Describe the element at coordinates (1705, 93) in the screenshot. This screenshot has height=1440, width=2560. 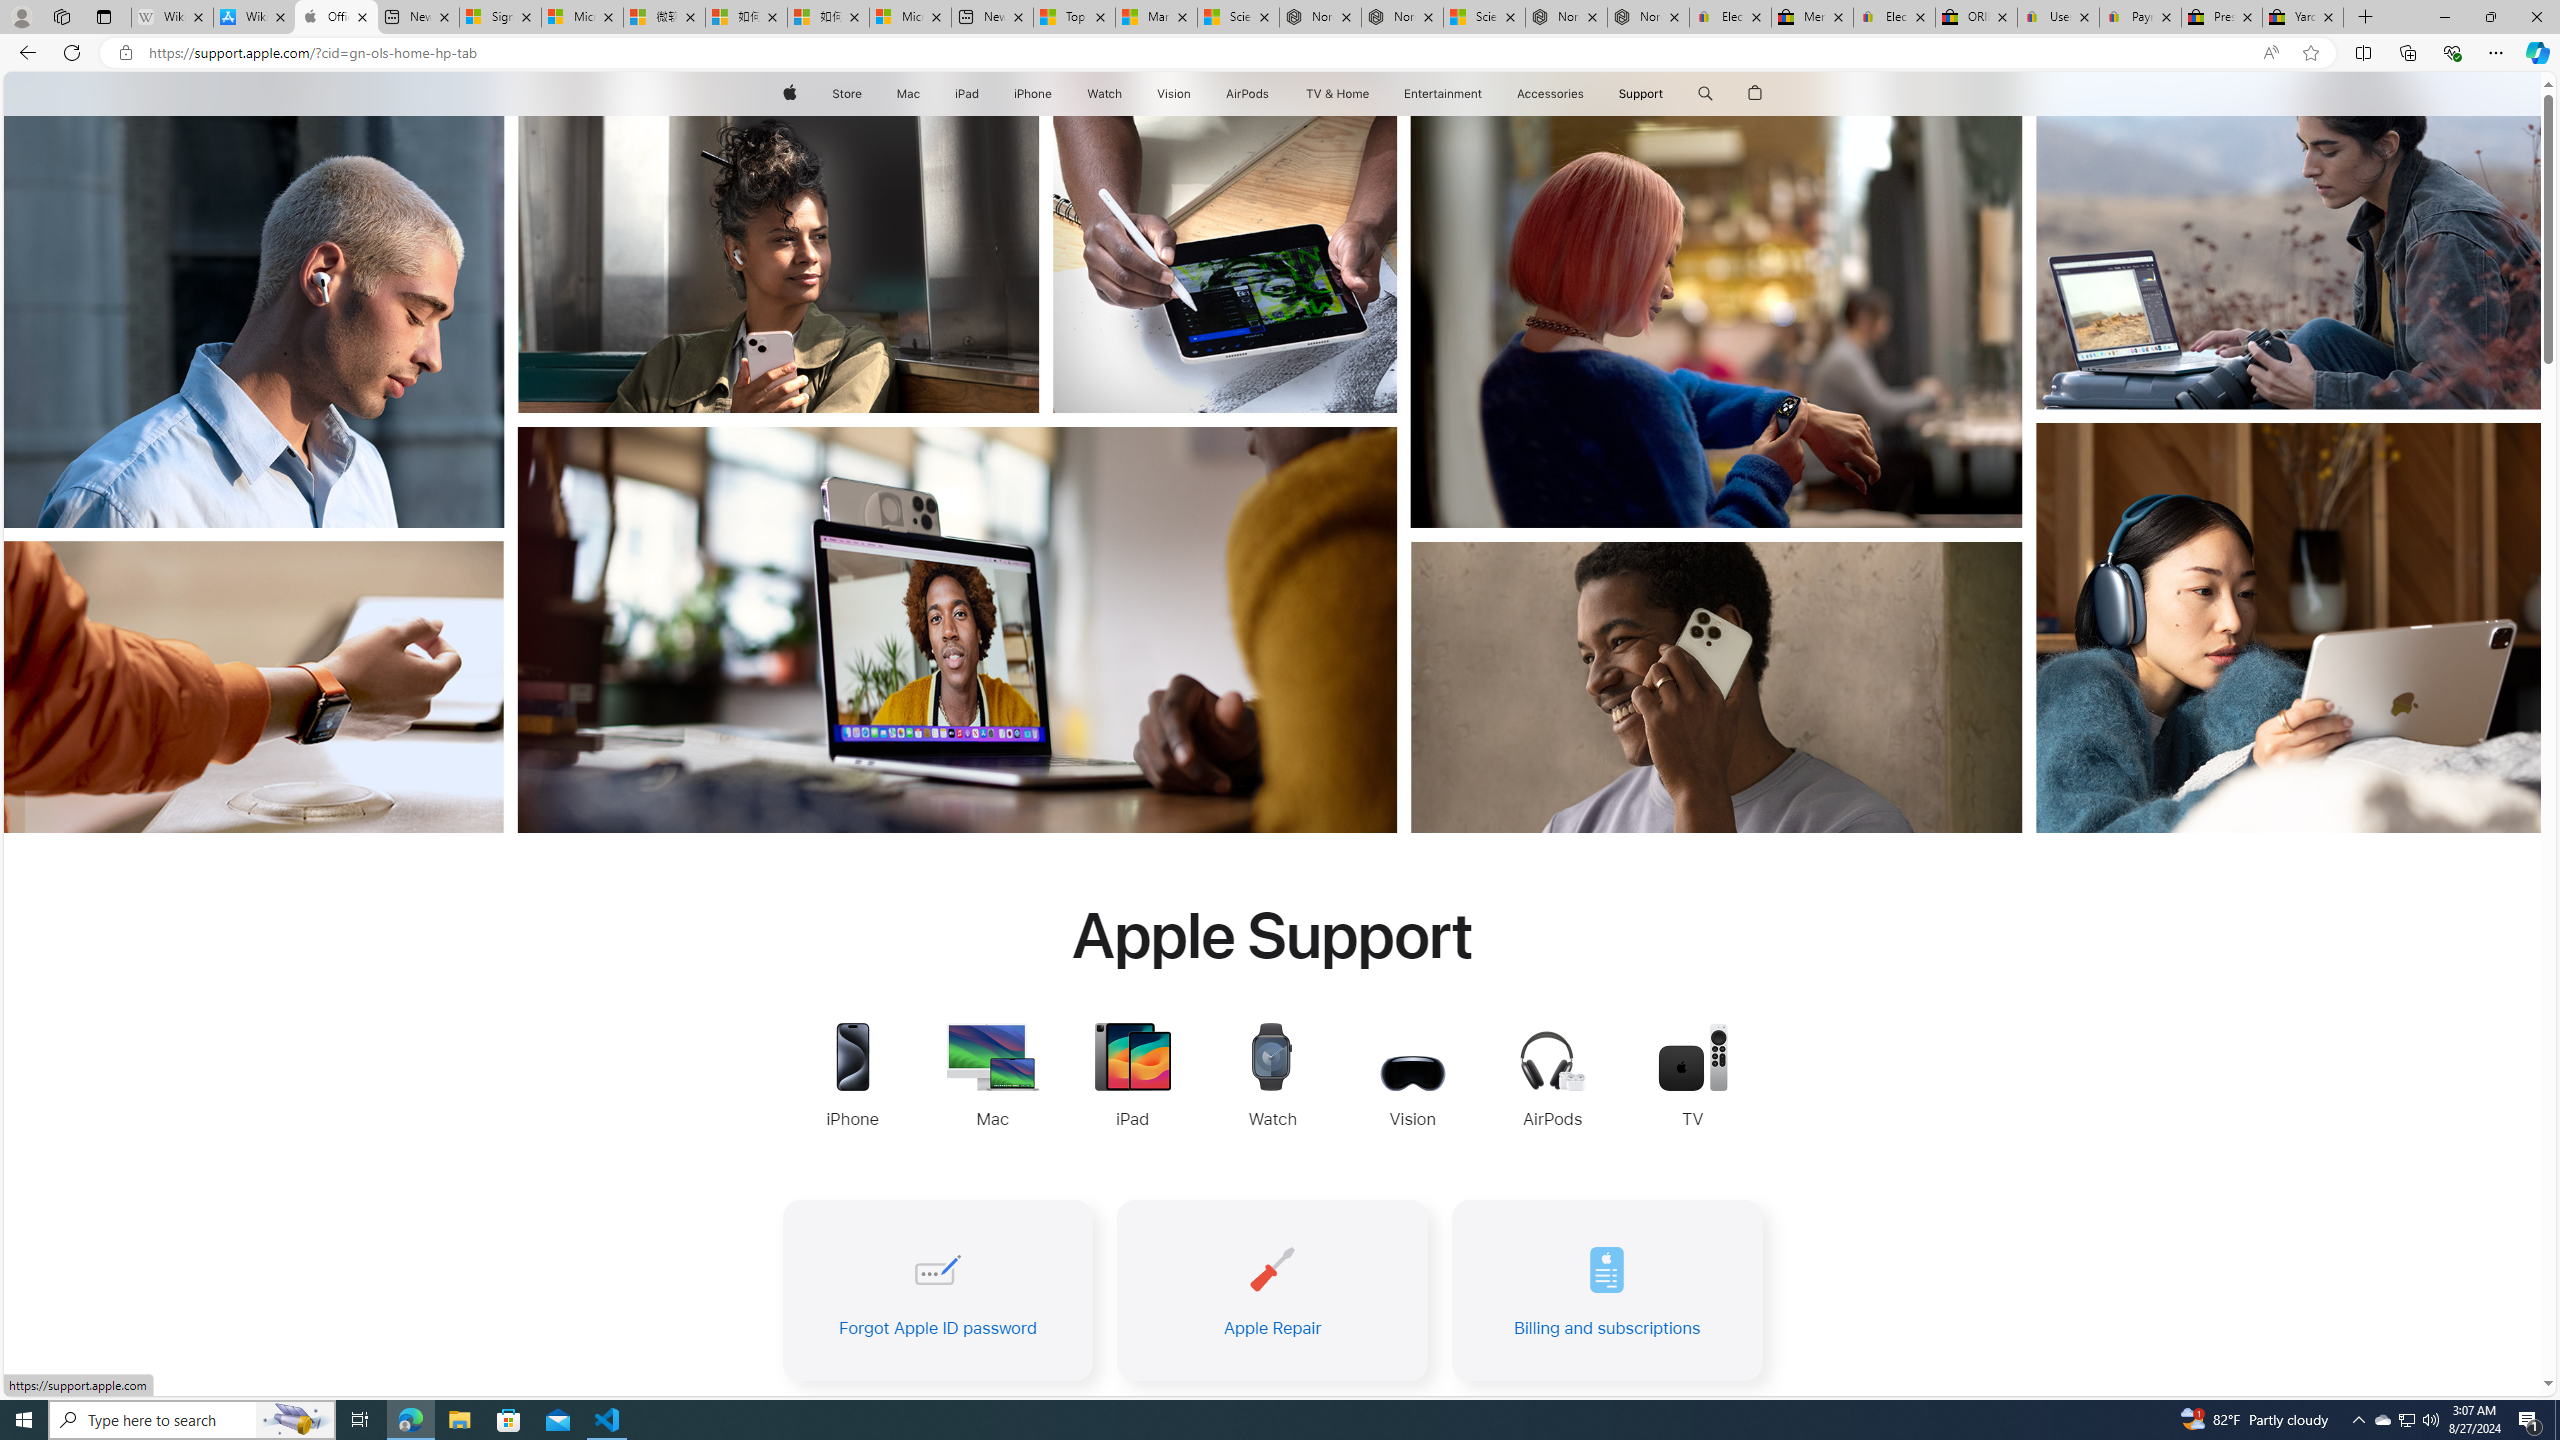
I see `'Class: globalnav-item globalnav-search shift-0-1'` at that location.